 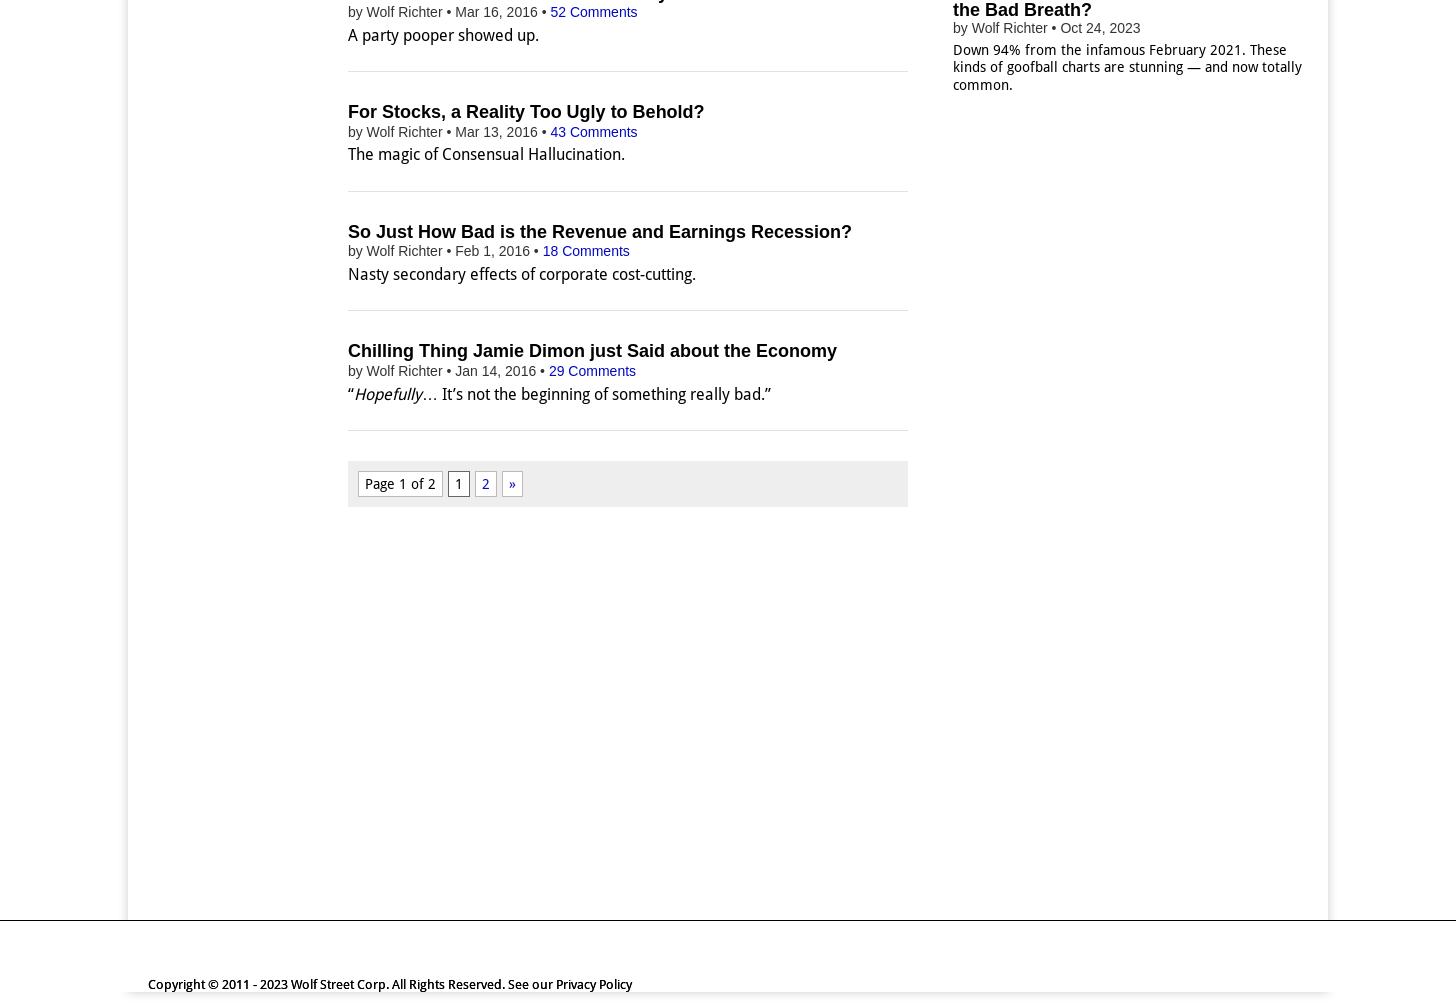 What do you see at coordinates (485, 154) in the screenshot?
I see `'The magic of Consensual Hallucination.'` at bounding box center [485, 154].